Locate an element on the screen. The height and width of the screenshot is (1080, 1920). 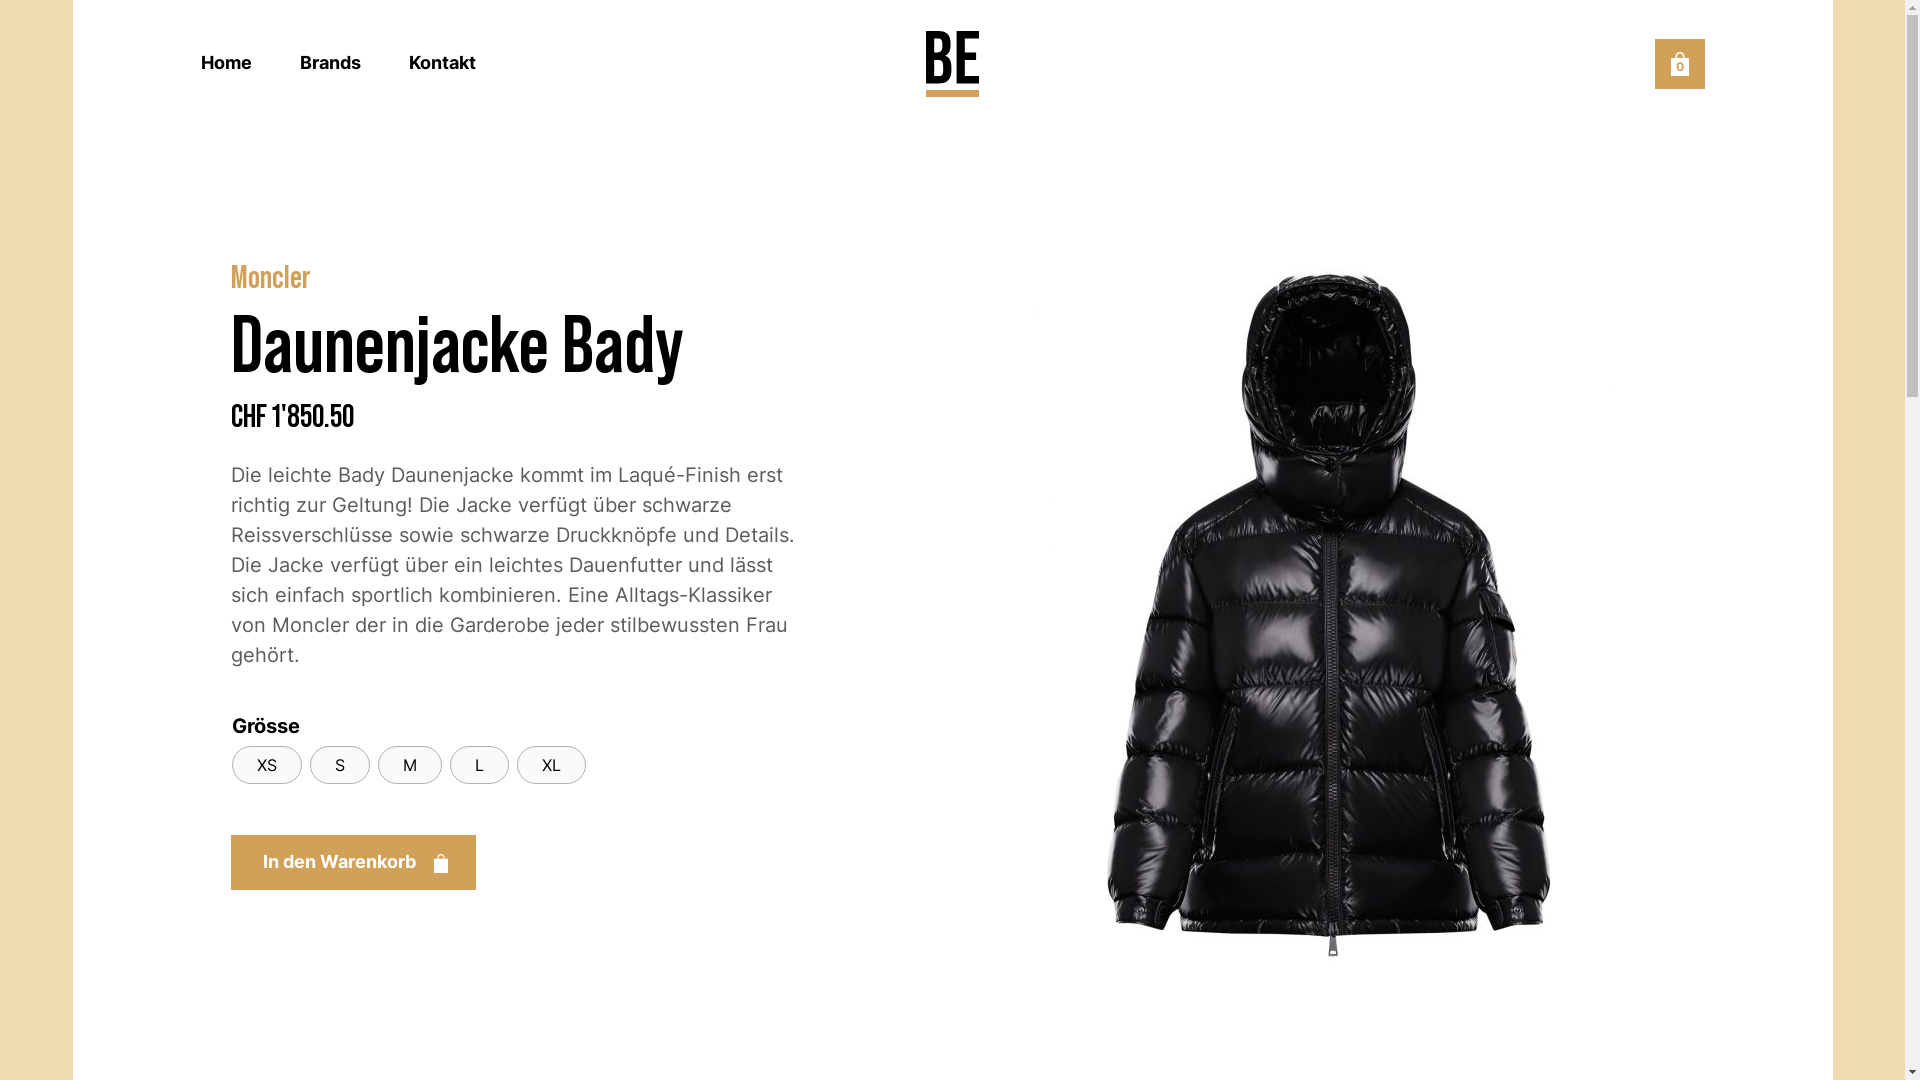
'Kontakt' is located at coordinates (440, 61).